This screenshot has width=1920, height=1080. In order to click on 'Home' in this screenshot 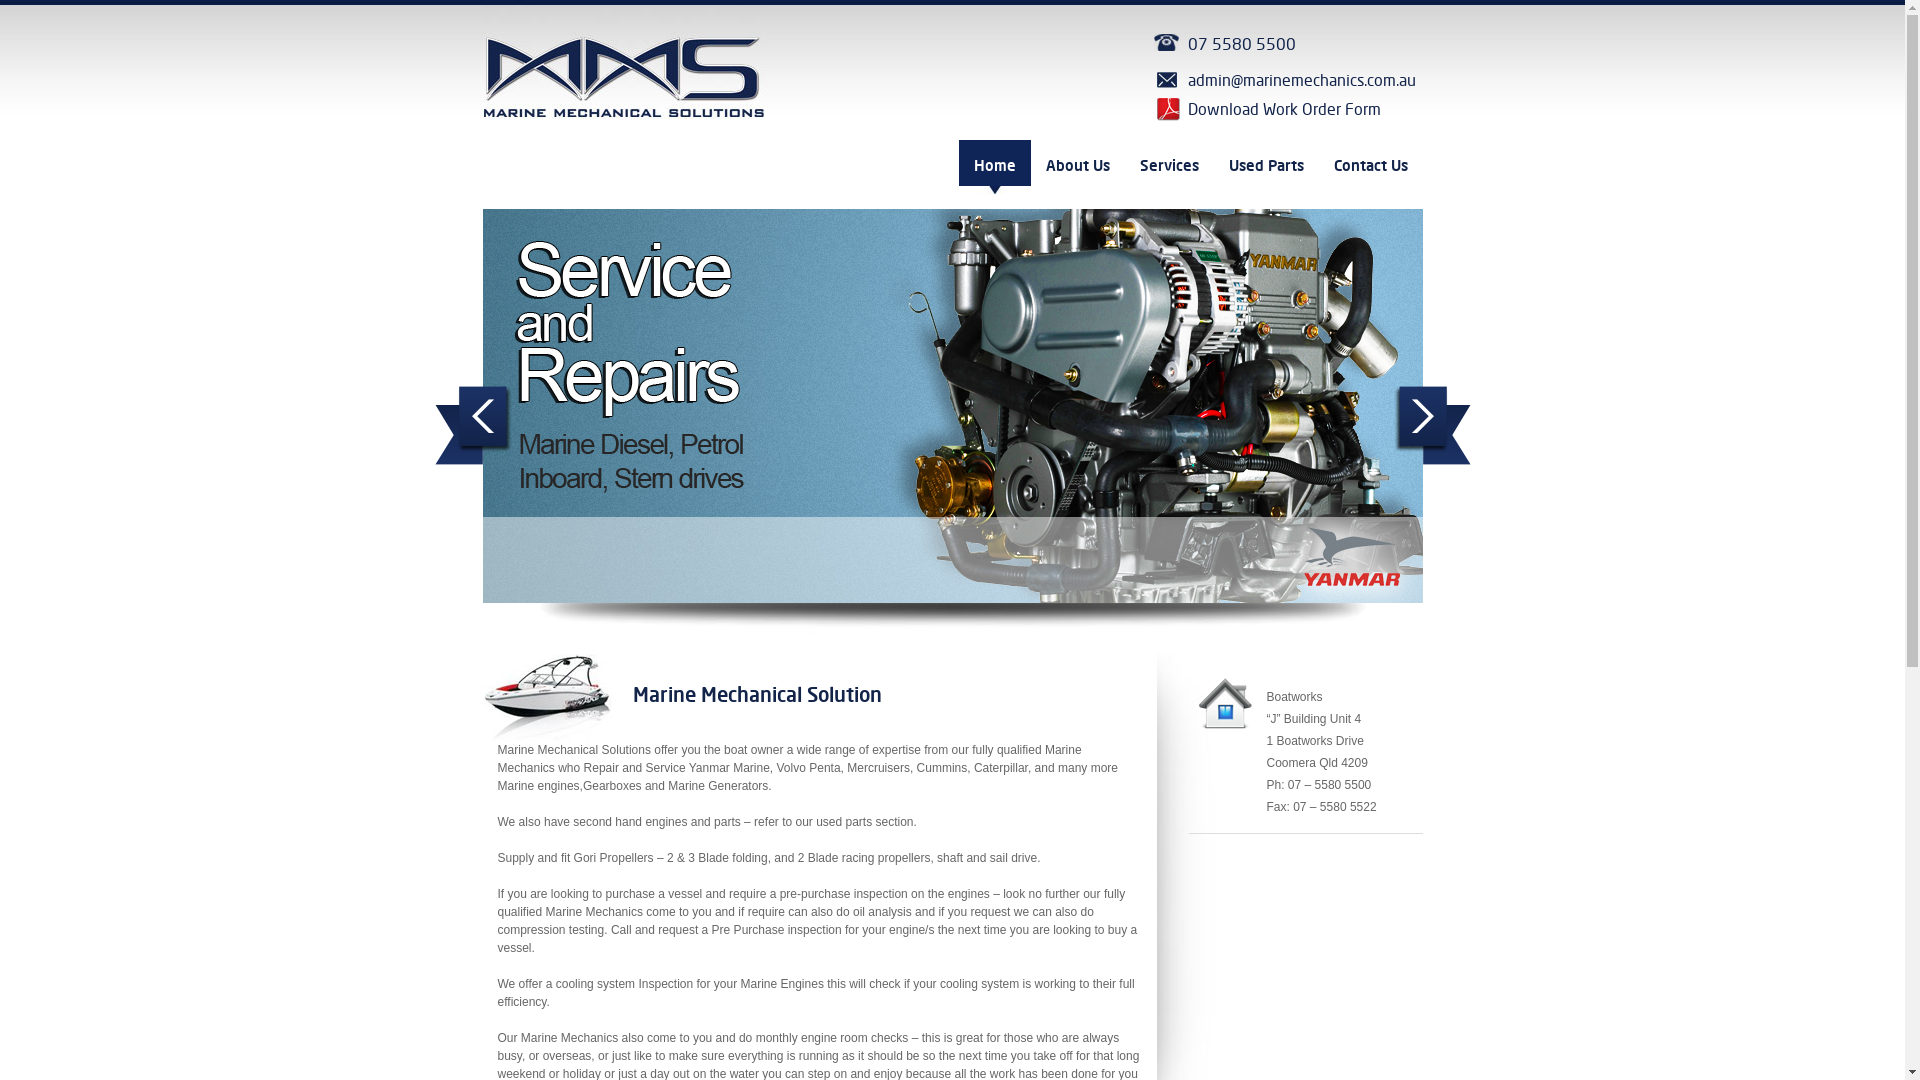, I will do `click(957, 165)`.